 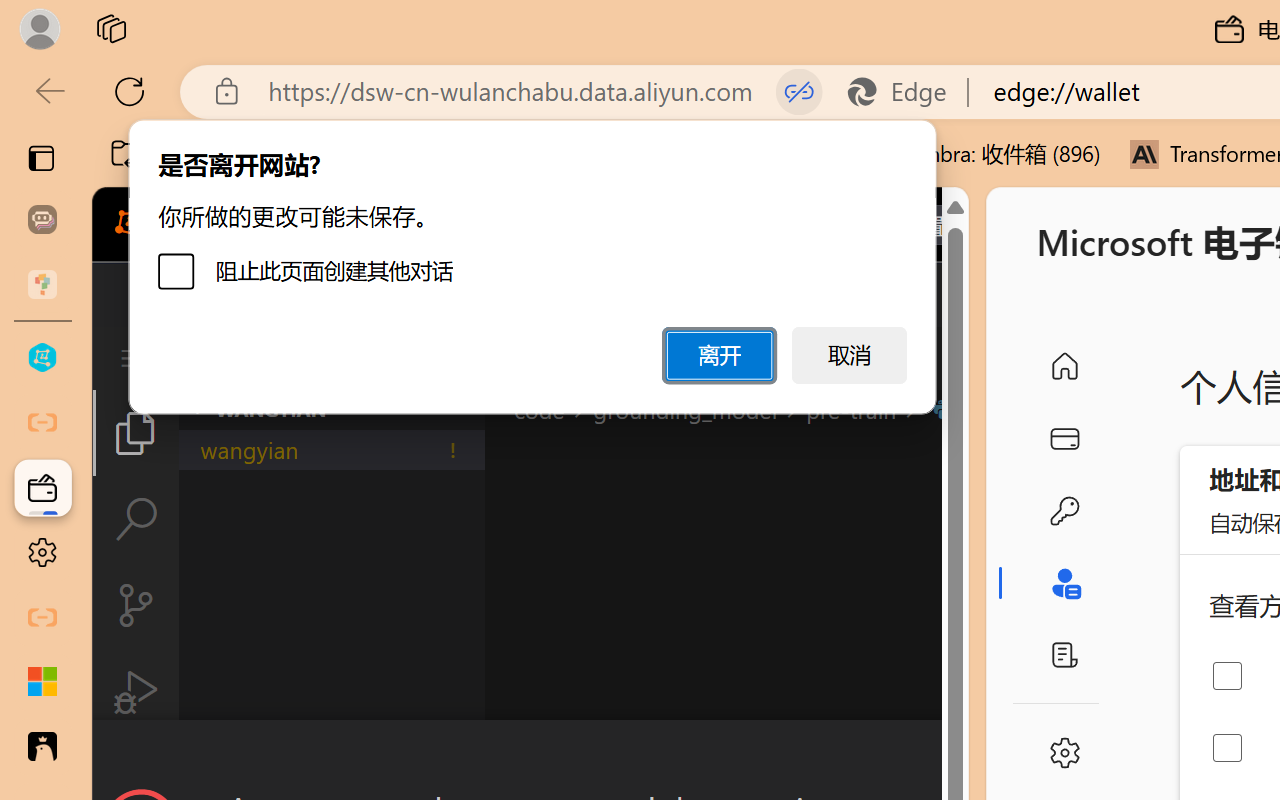 I want to click on 'Microsoft security help and learning', so click(x=42, y=682).